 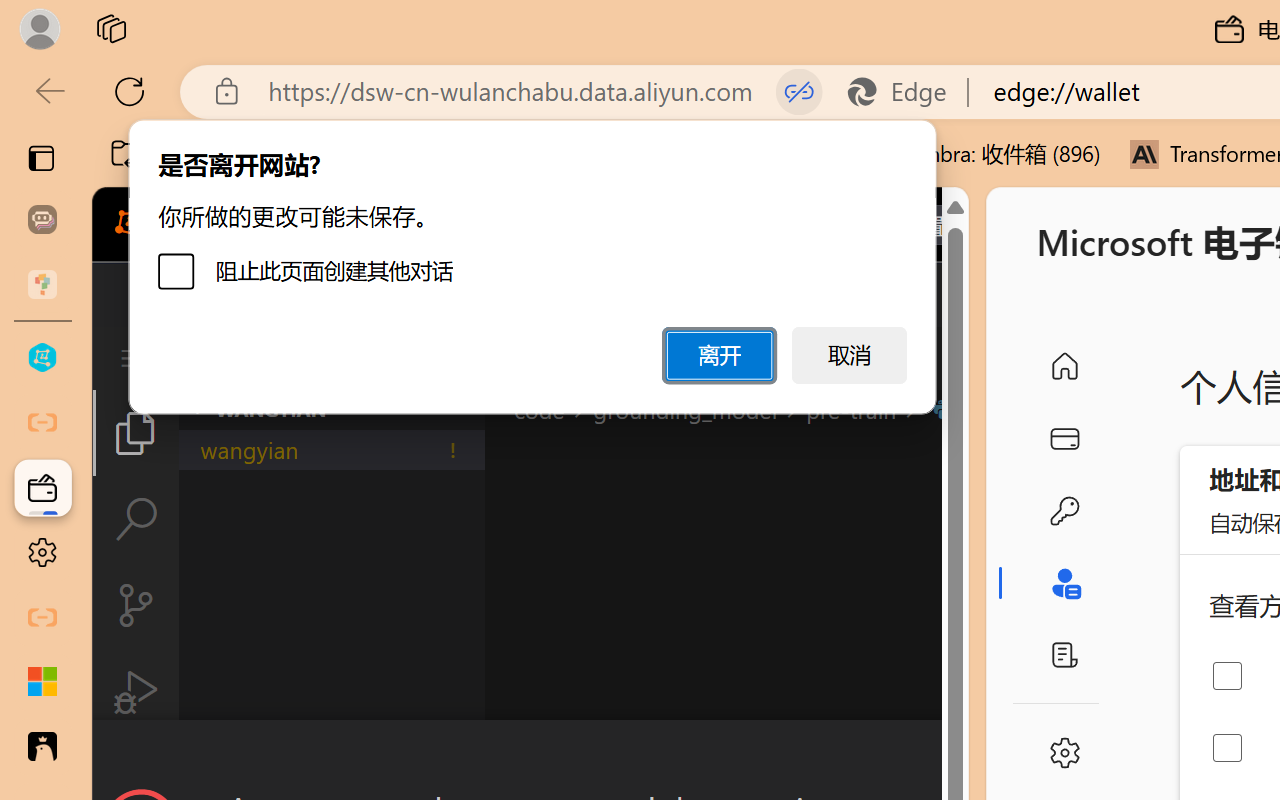 I want to click on 'Microsoft security help and learning', so click(x=42, y=682).